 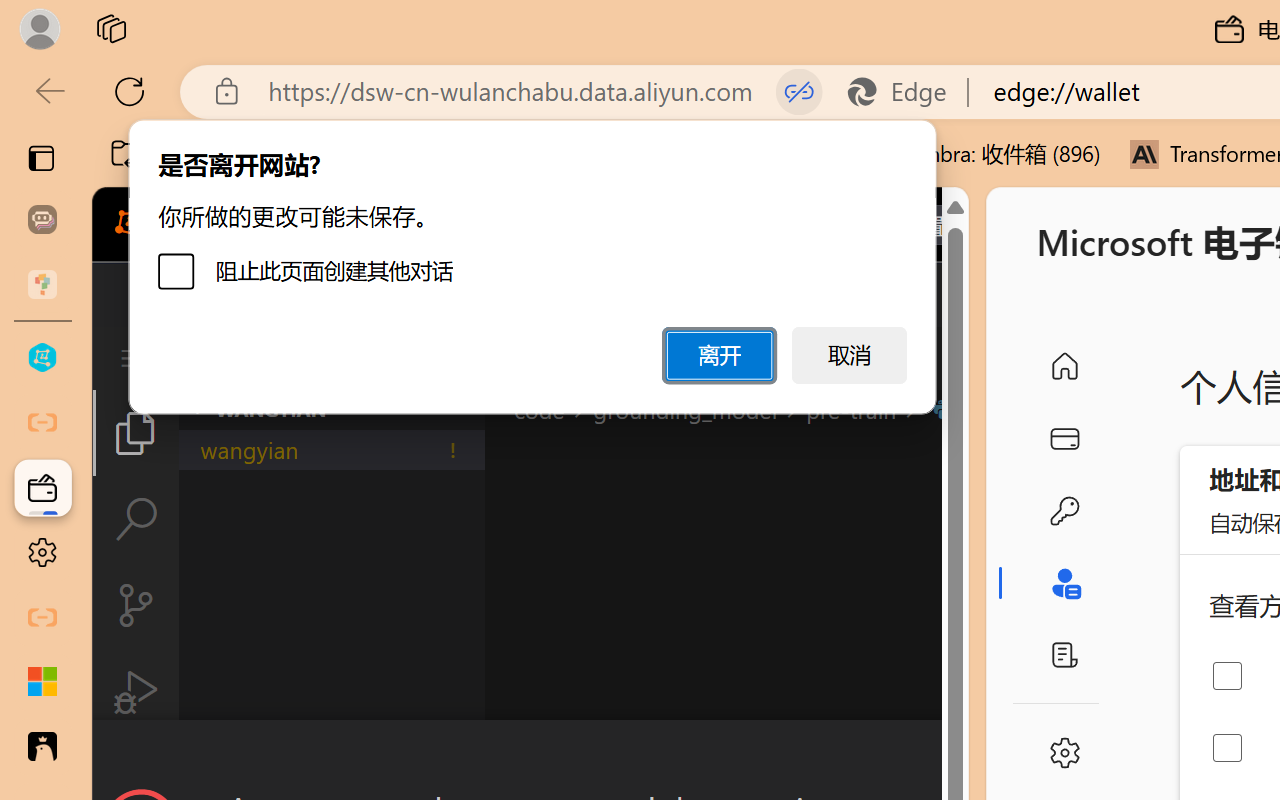 I want to click on 'Microsoft security help and learning', so click(x=42, y=682).